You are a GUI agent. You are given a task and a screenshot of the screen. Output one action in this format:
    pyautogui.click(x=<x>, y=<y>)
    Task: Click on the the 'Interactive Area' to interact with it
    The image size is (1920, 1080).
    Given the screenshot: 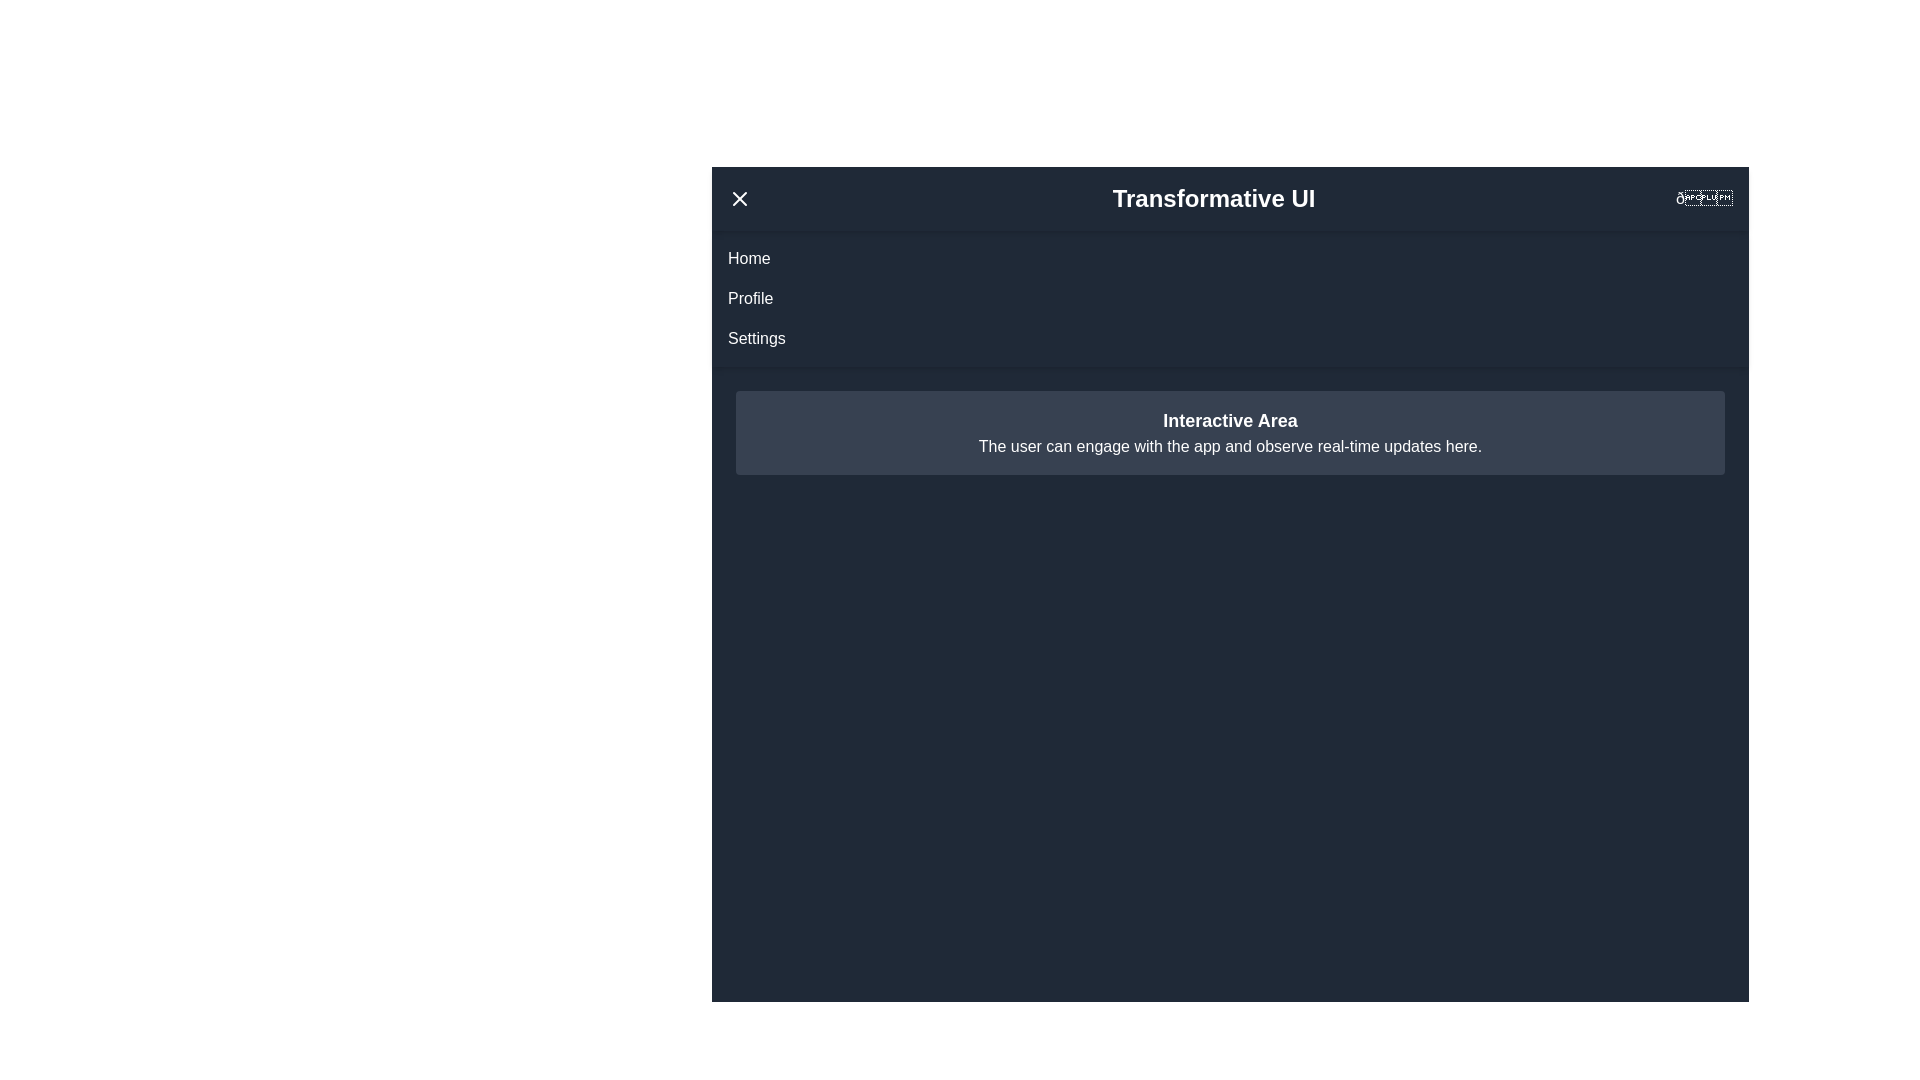 What is the action you would take?
    pyautogui.click(x=1229, y=419)
    